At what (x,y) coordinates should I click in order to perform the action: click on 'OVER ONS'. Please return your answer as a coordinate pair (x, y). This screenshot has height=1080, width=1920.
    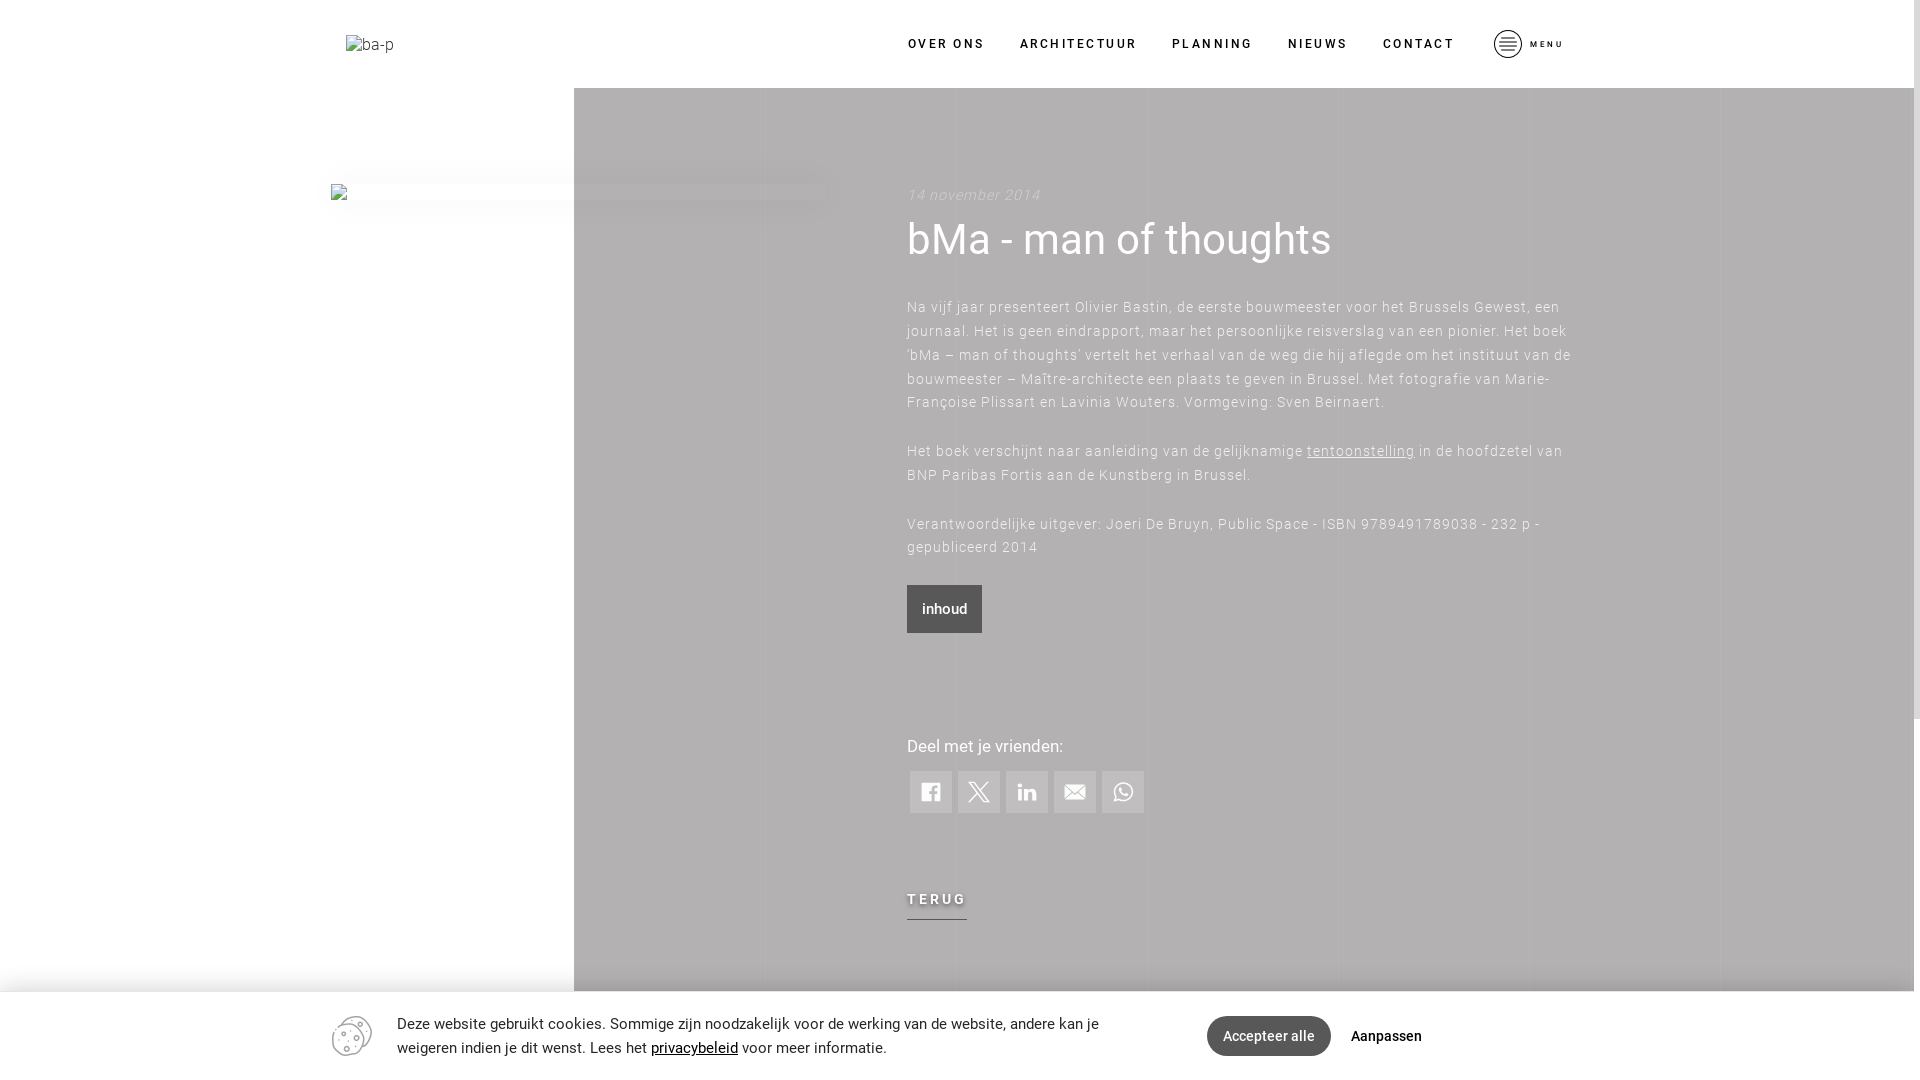
    Looking at the image, I should click on (945, 43).